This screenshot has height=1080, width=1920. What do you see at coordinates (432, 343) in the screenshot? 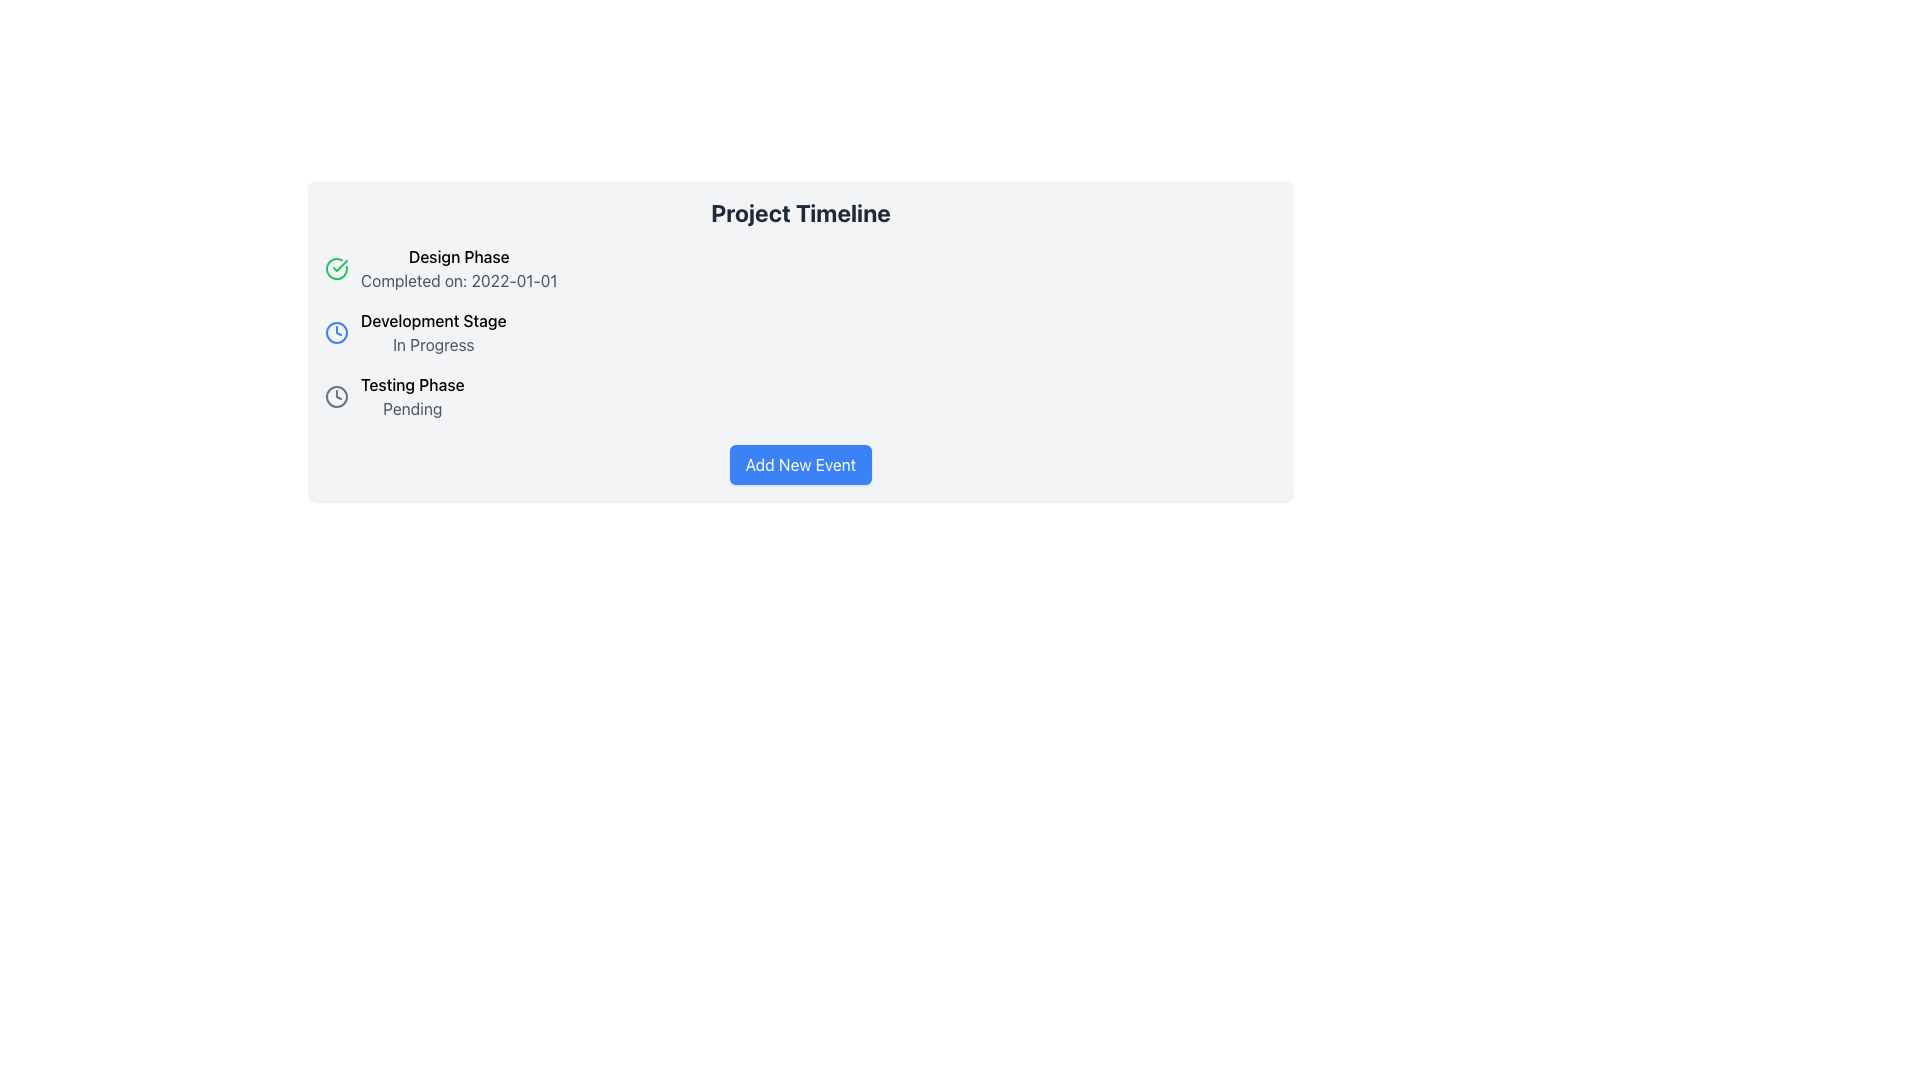
I see `the text label displaying 'In Progress', which is styled in lighter gray and positioned below the bold label 'Development Stage'` at bounding box center [432, 343].